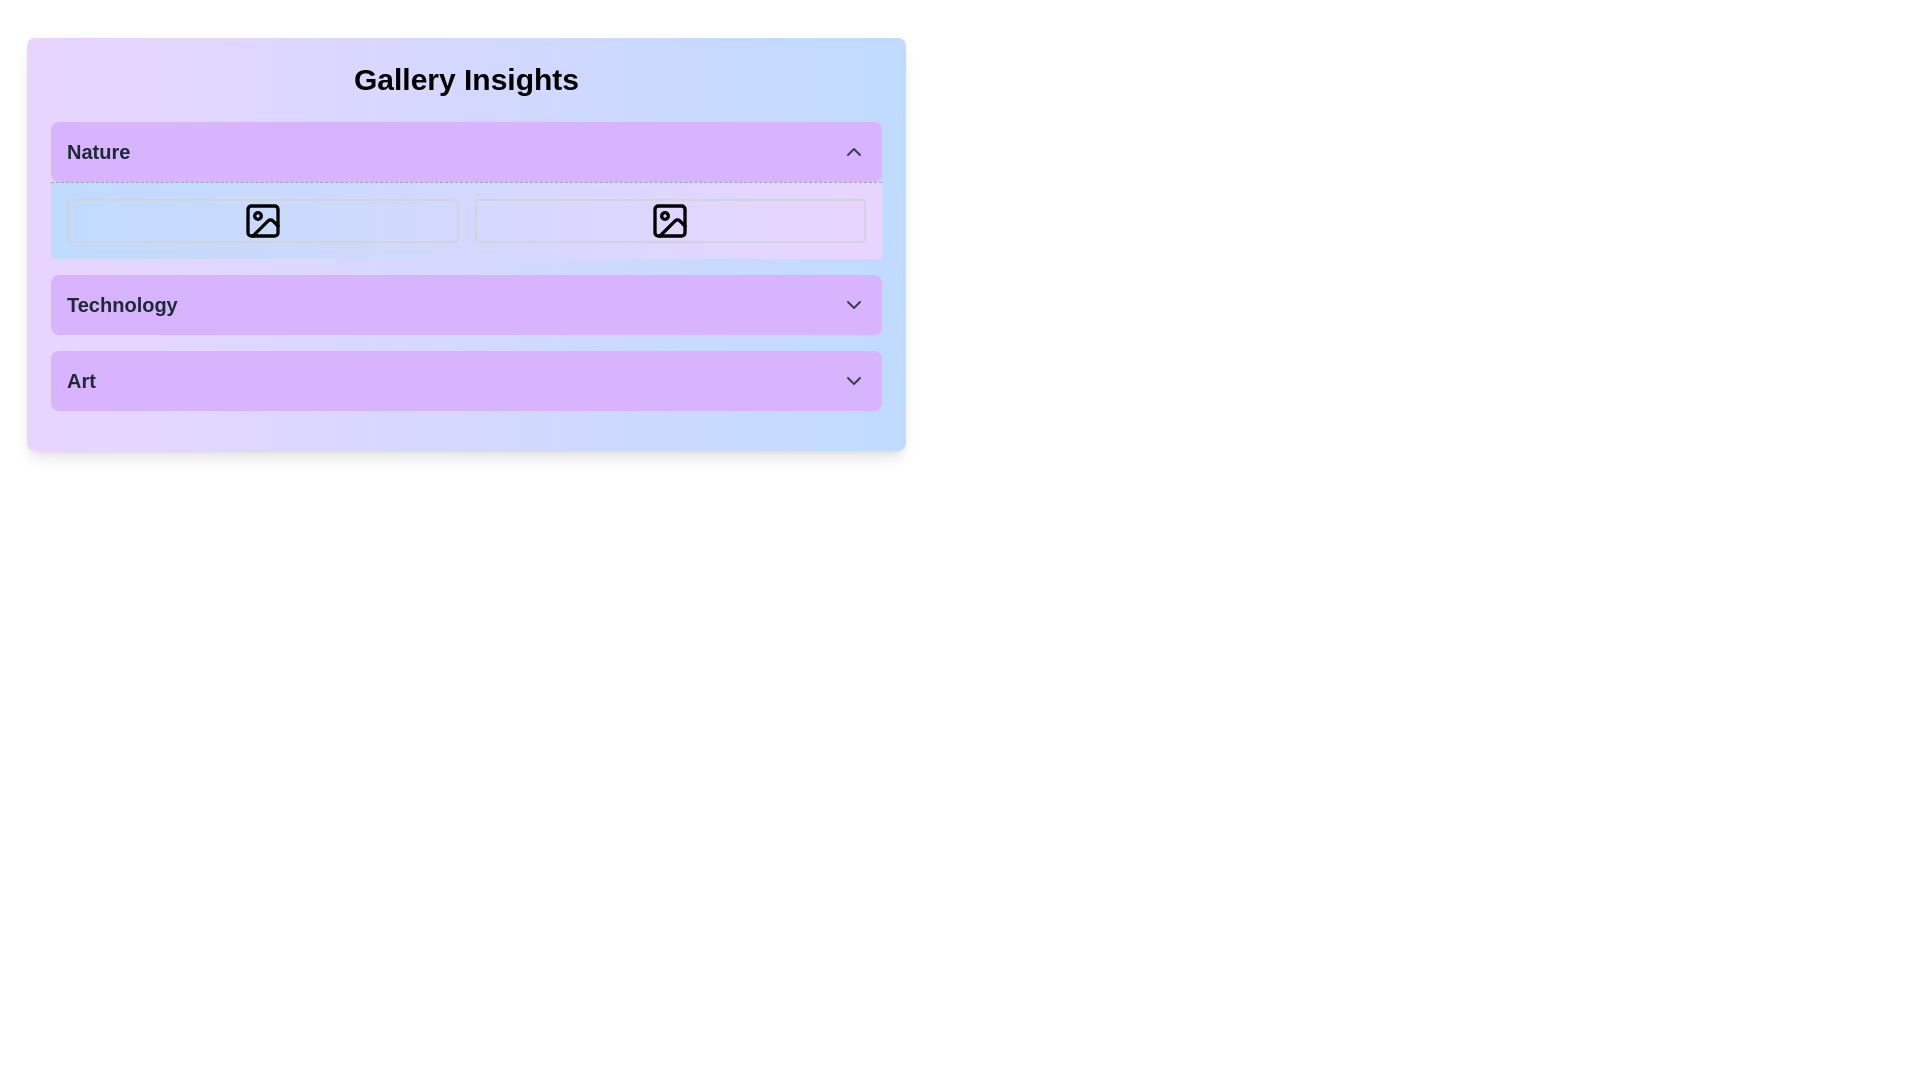 Image resolution: width=1920 pixels, height=1080 pixels. I want to click on the image frame icon with a circular object located in the 'Nature' row of the 'Gallery Insights' panel, so click(261, 220).